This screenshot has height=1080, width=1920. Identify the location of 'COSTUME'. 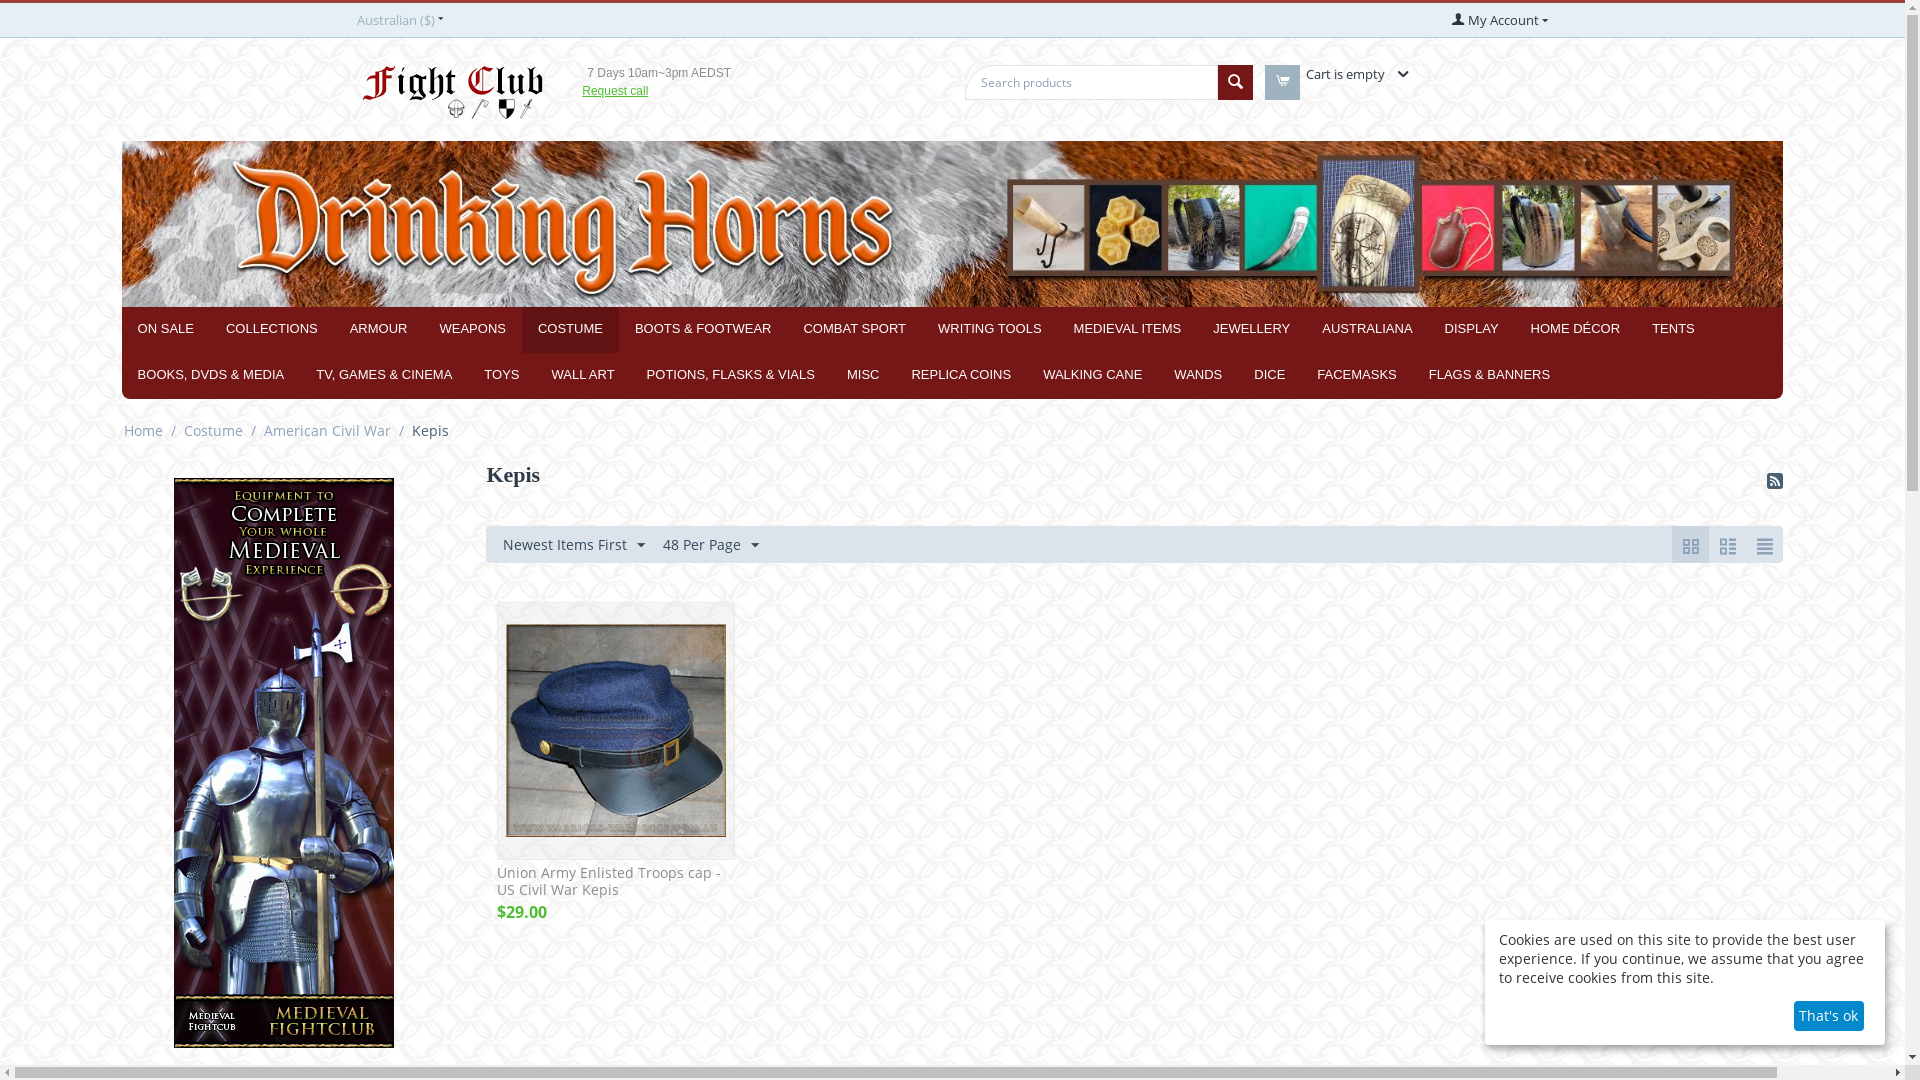
(522, 329).